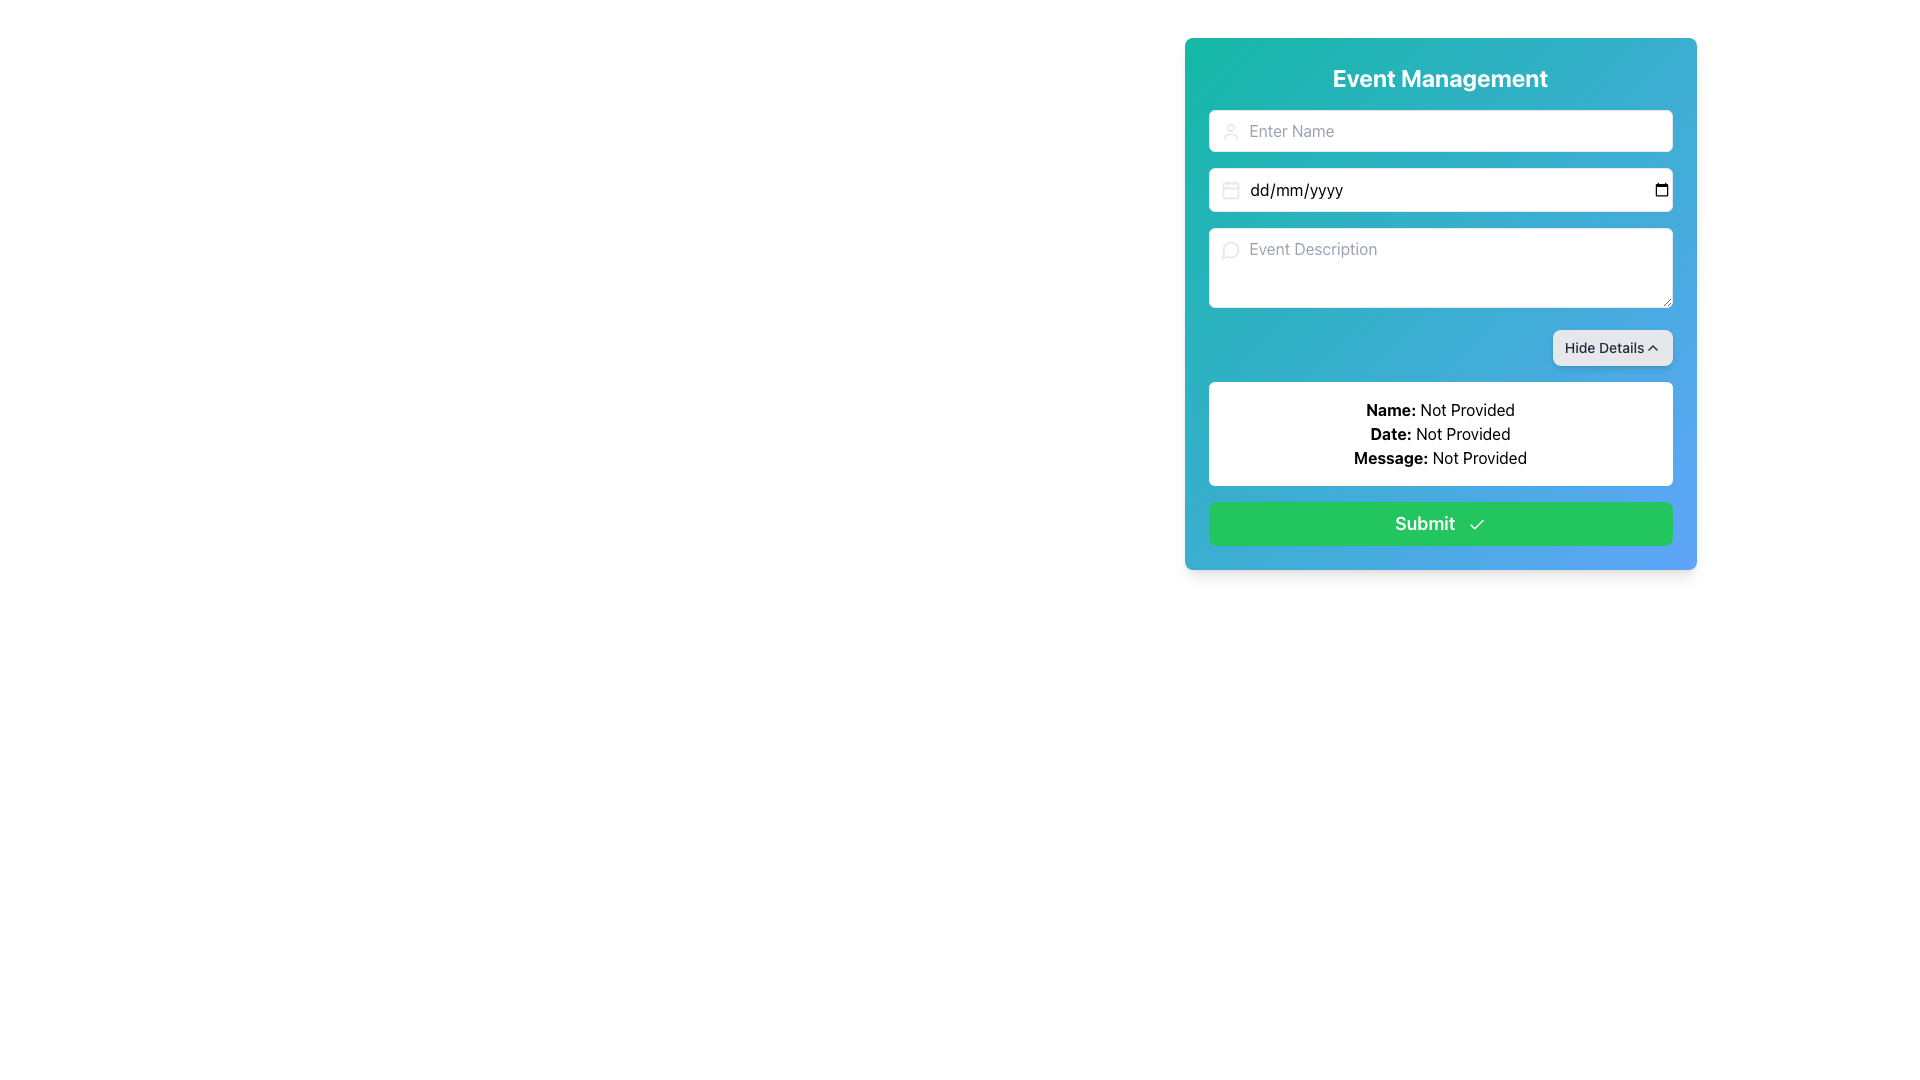 This screenshot has height=1080, width=1920. What do you see at coordinates (1390, 458) in the screenshot?
I see `the static text label that identifies the nature of the information, located just above the 'Submit' button and aligned with the 'Name:' and 'Date:' labels` at bounding box center [1390, 458].